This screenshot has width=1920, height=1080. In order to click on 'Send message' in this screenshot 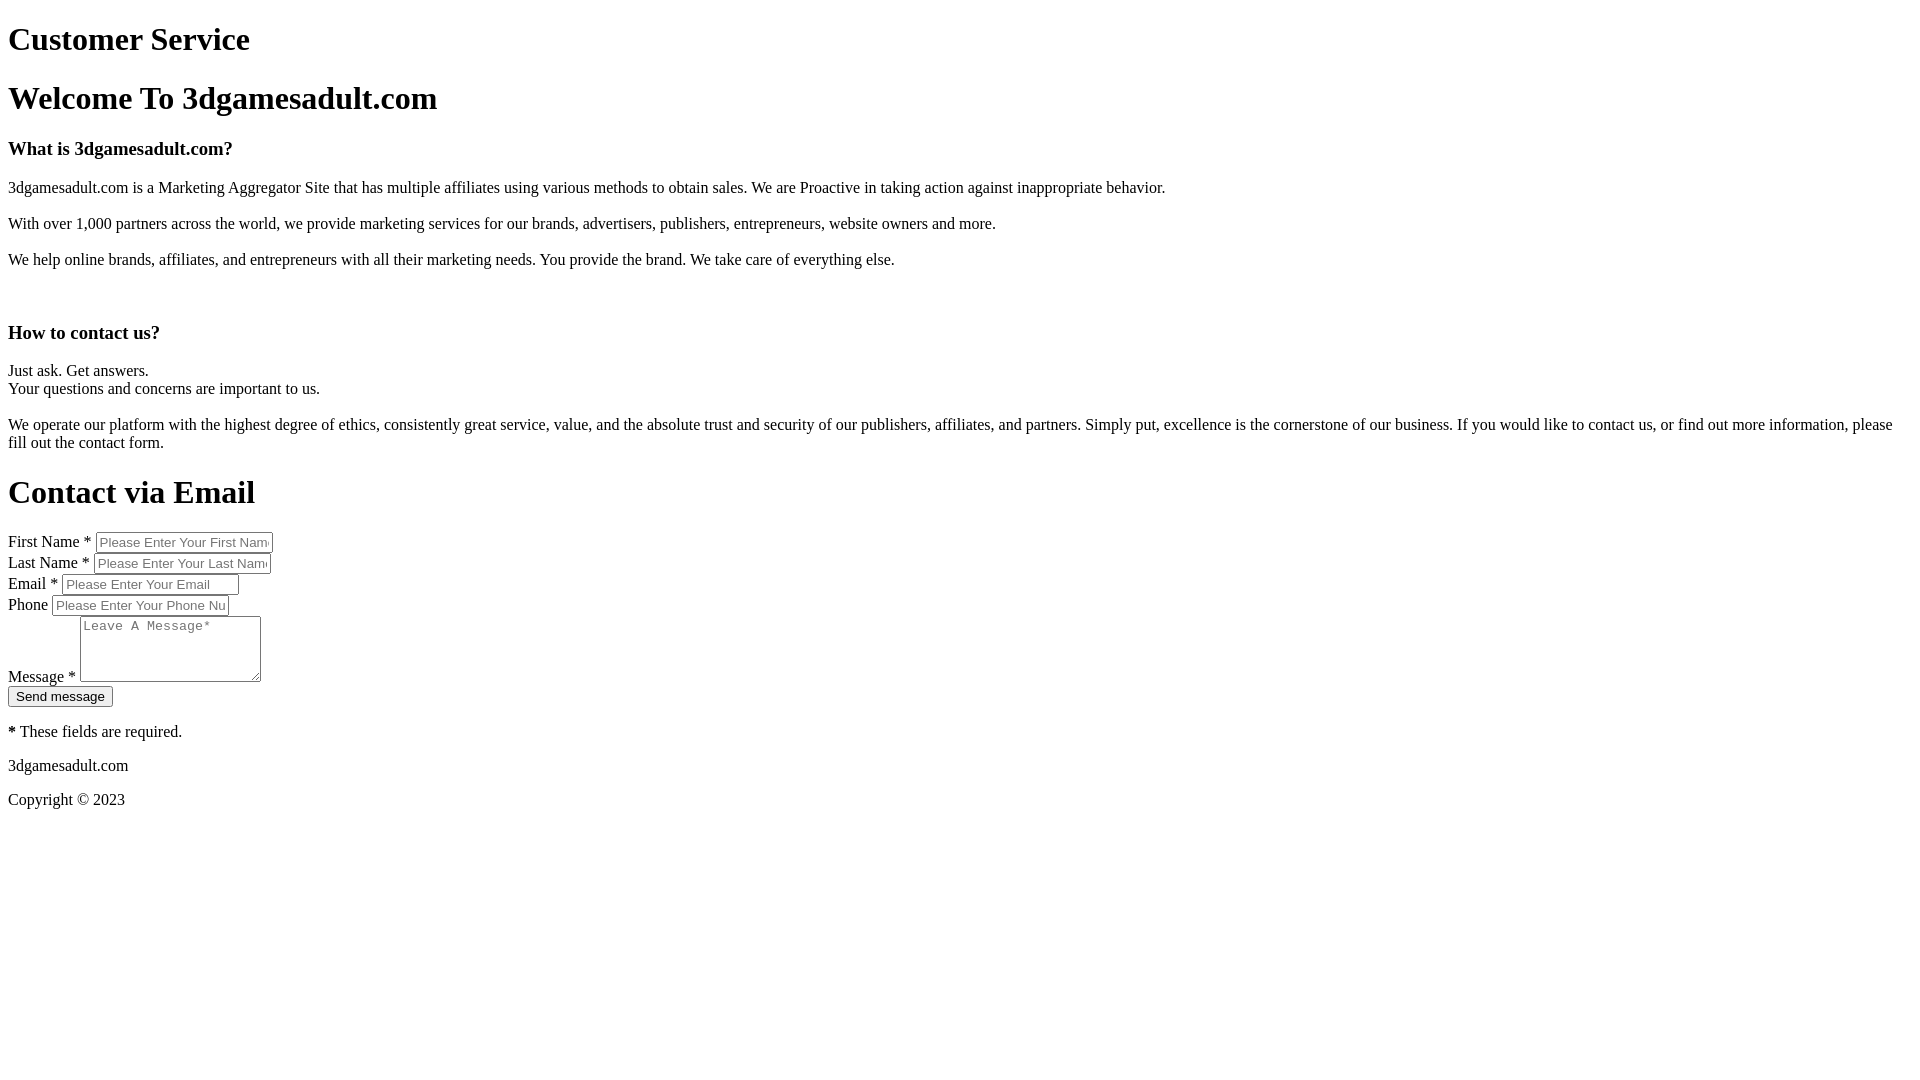, I will do `click(60, 695)`.